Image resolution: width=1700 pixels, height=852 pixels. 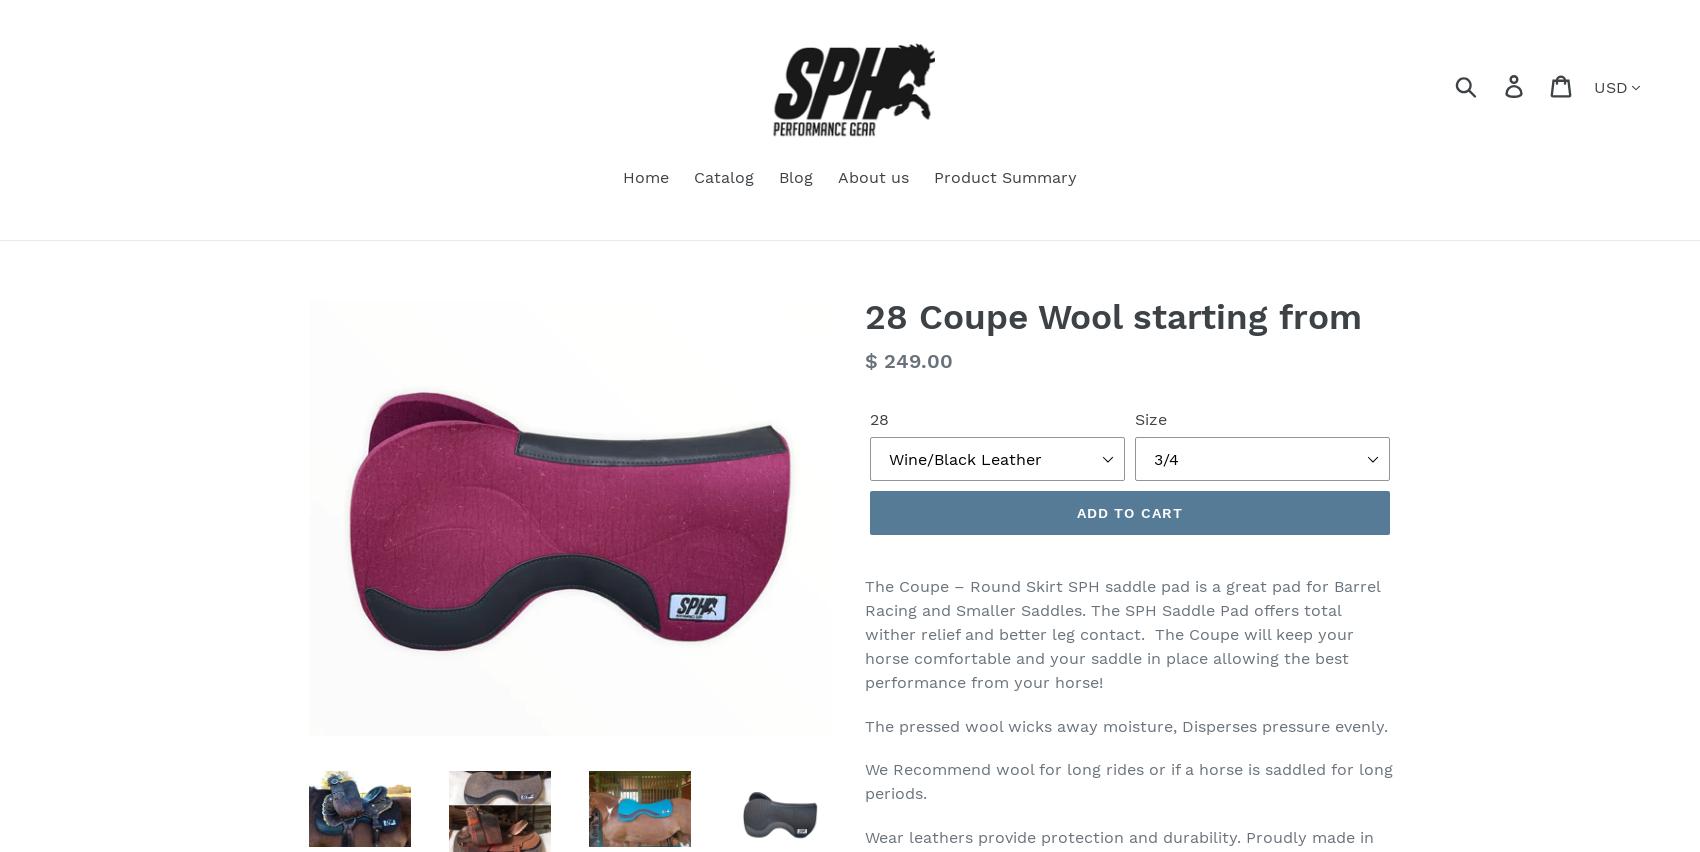 I want to click on 'The Coupe – Round Skirt SPH saddle pad is a great pad for Barrel Racing and Smaller Saddles. The SPH Saddle Pad offers total wither relief and better leg contact.  The Coupe will keep your horse comfortable and your saddle in place allowing the best performance from your horse!', so click(x=1122, y=634).